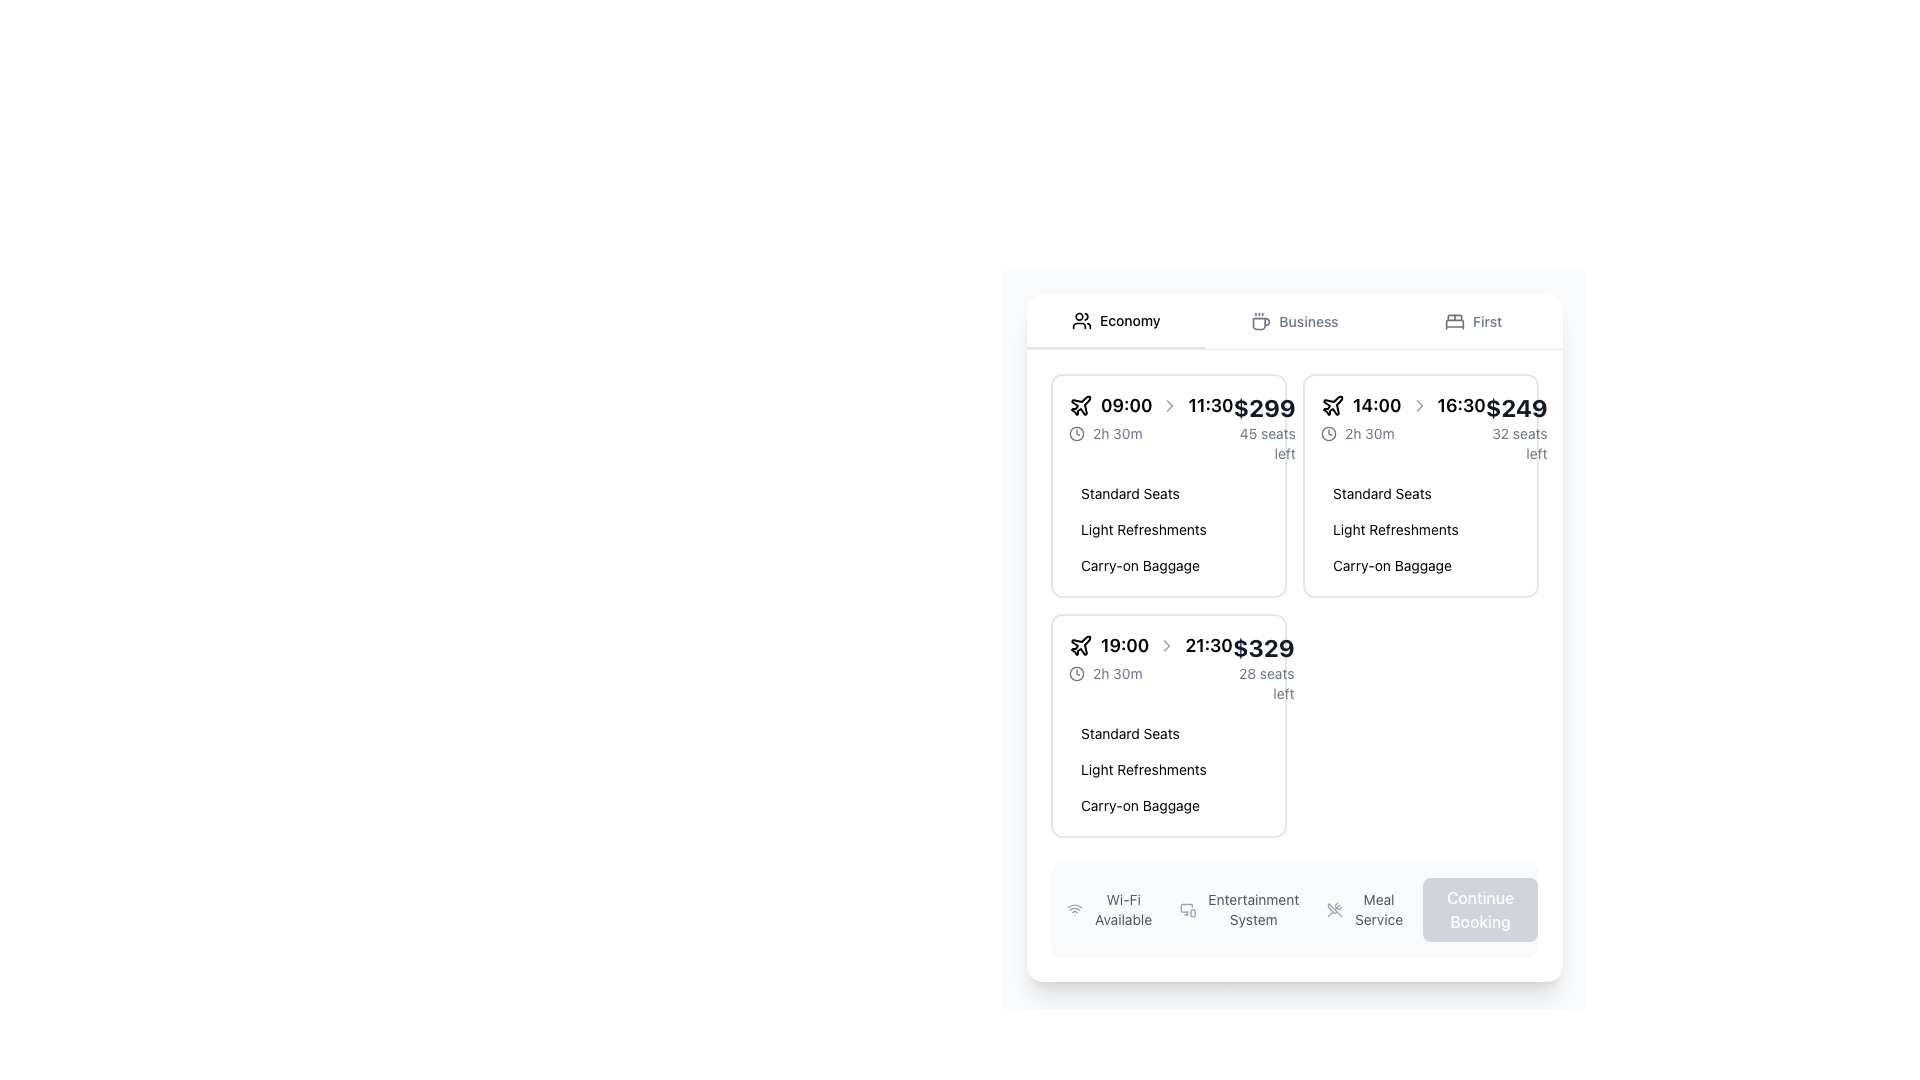  I want to click on the button located at the top-center of the interface, so click(1295, 320).